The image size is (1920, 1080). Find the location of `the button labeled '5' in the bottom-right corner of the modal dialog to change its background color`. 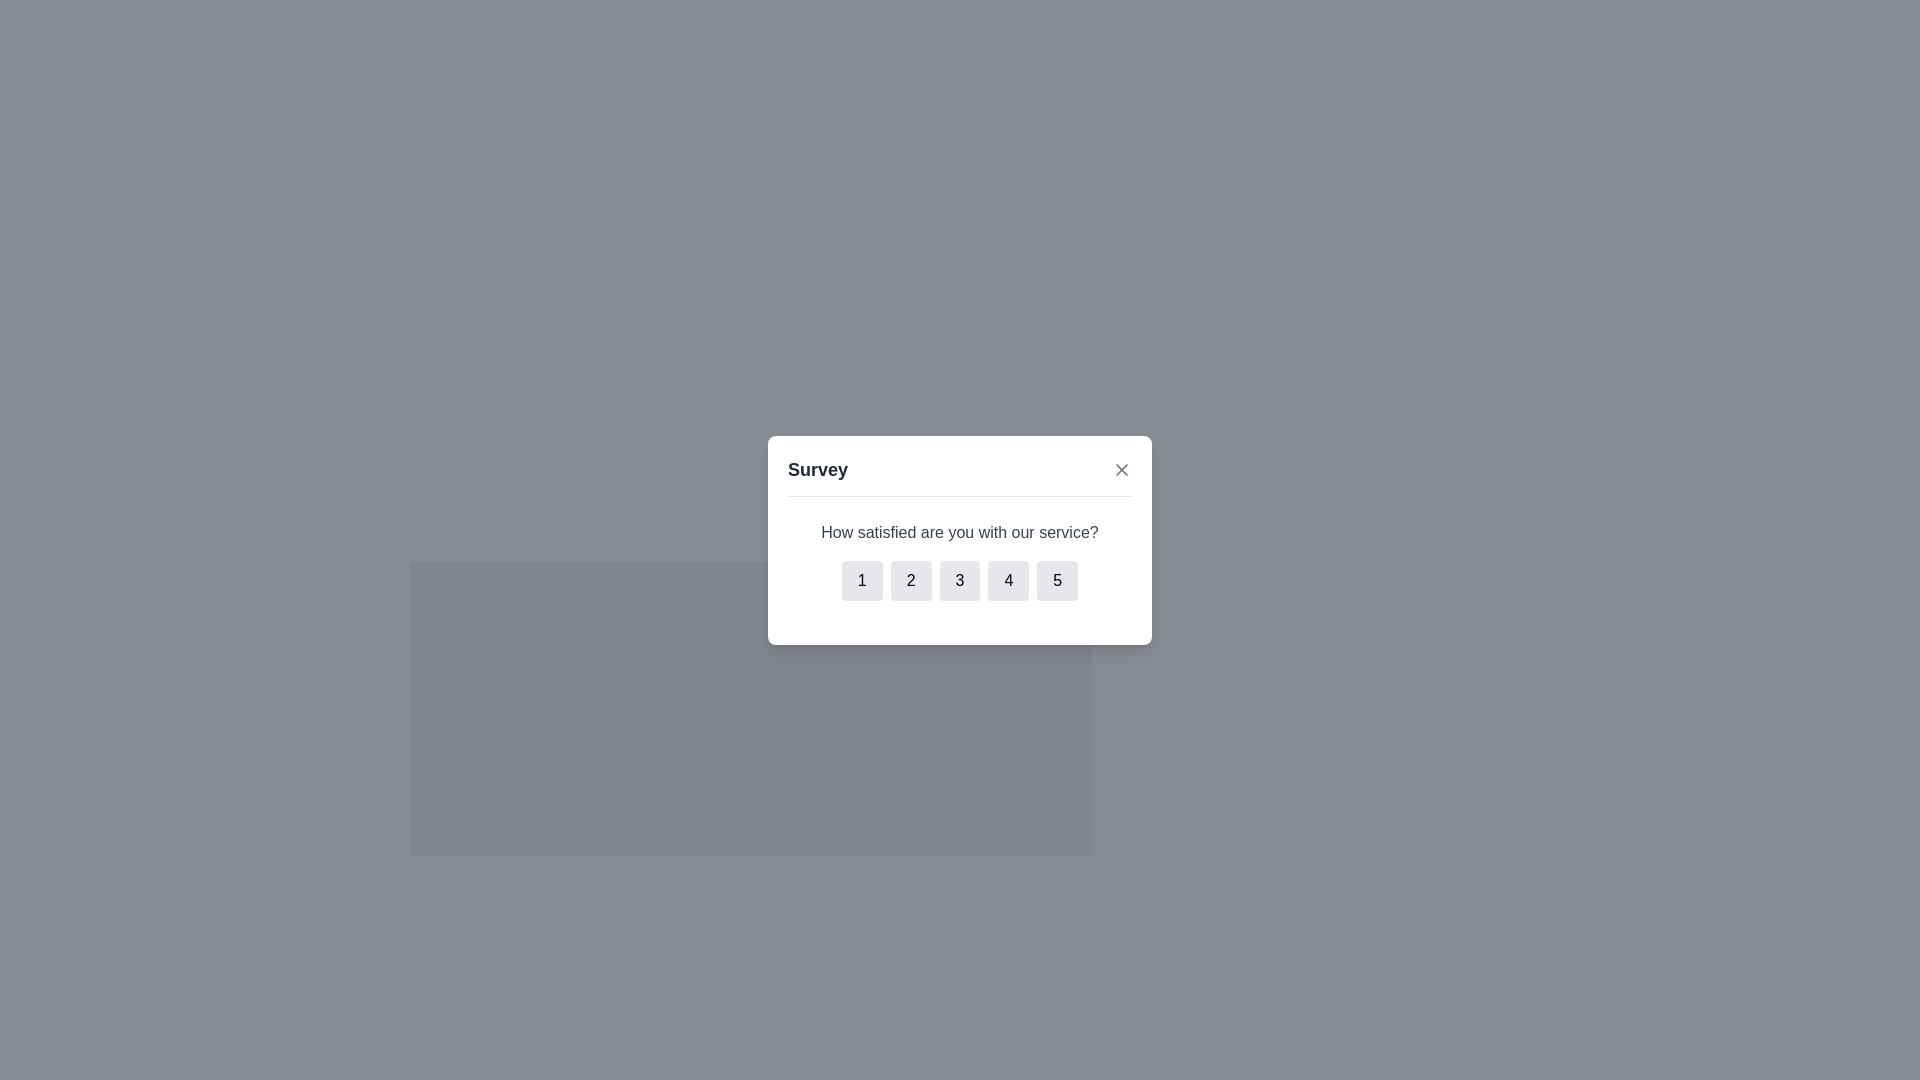

the button labeled '5' in the bottom-right corner of the modal dialog to change its background color is located at coordinates (1056, 580).